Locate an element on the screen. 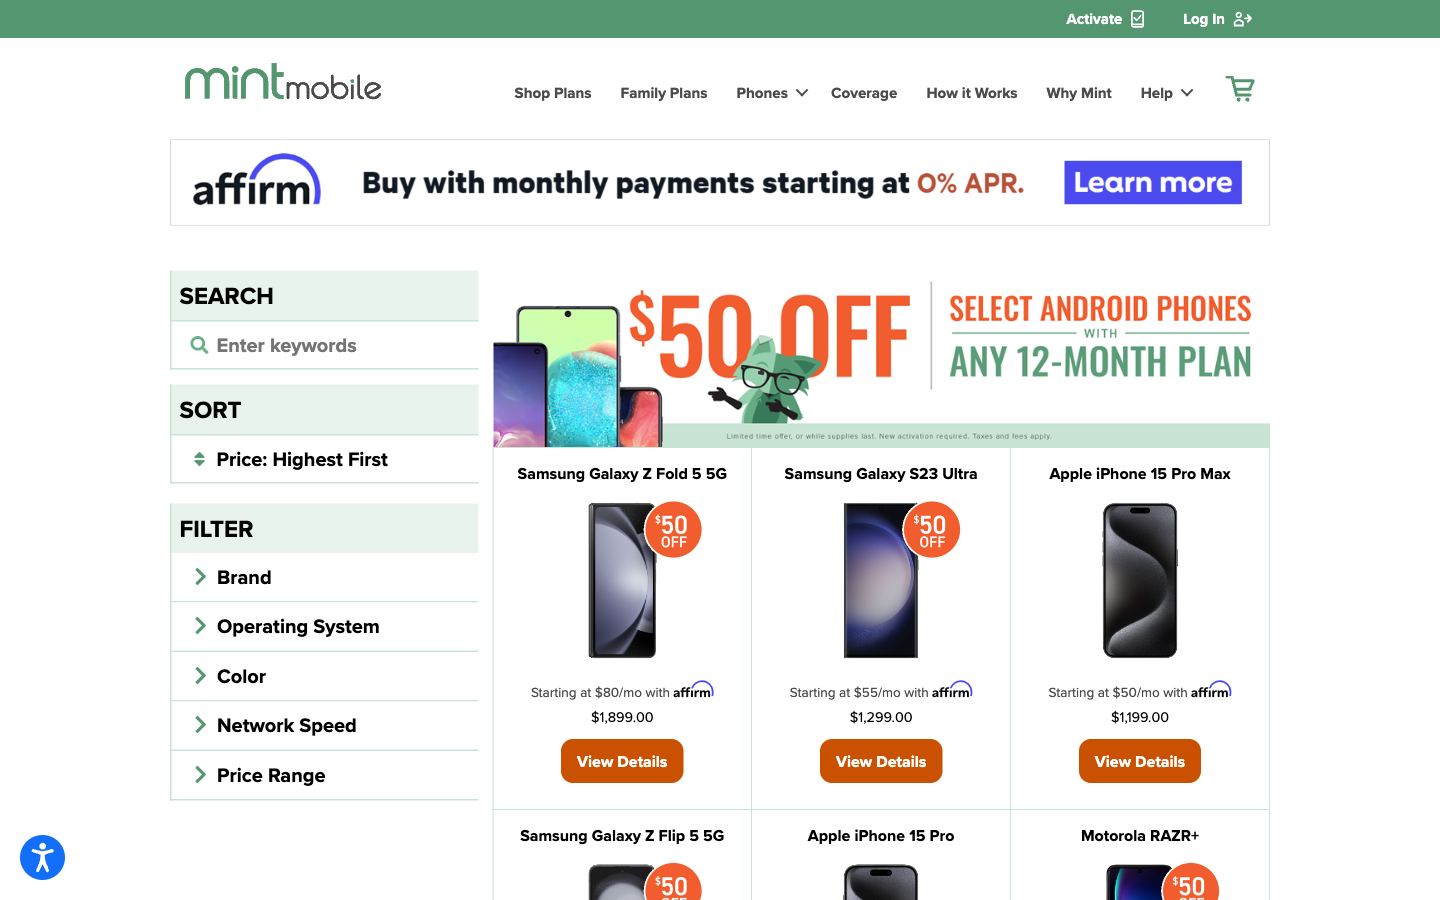 This screenshot has width=1440, height=900. Adjust sorting category is located at coordinates (324, 457).